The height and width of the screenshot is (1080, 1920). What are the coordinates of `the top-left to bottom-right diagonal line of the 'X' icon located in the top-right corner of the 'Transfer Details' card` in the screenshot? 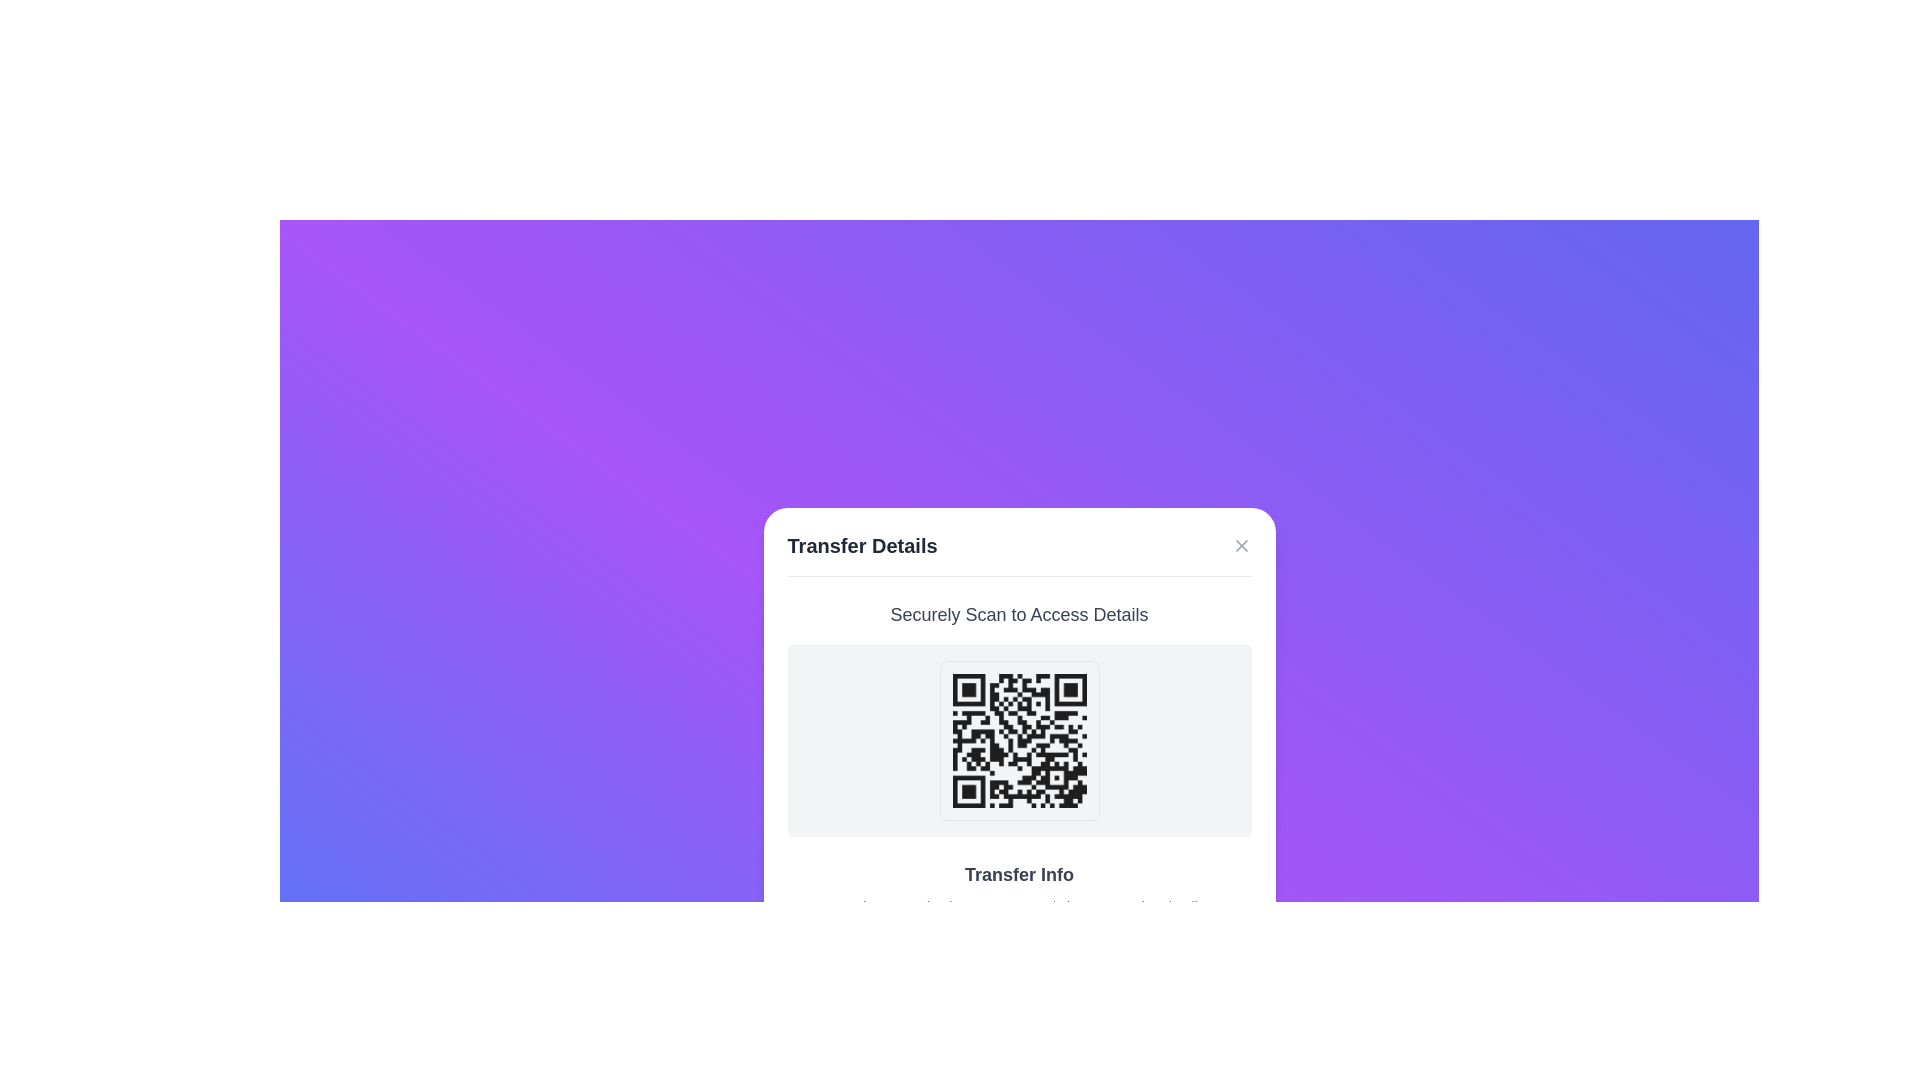 It's located at (1240, 545).